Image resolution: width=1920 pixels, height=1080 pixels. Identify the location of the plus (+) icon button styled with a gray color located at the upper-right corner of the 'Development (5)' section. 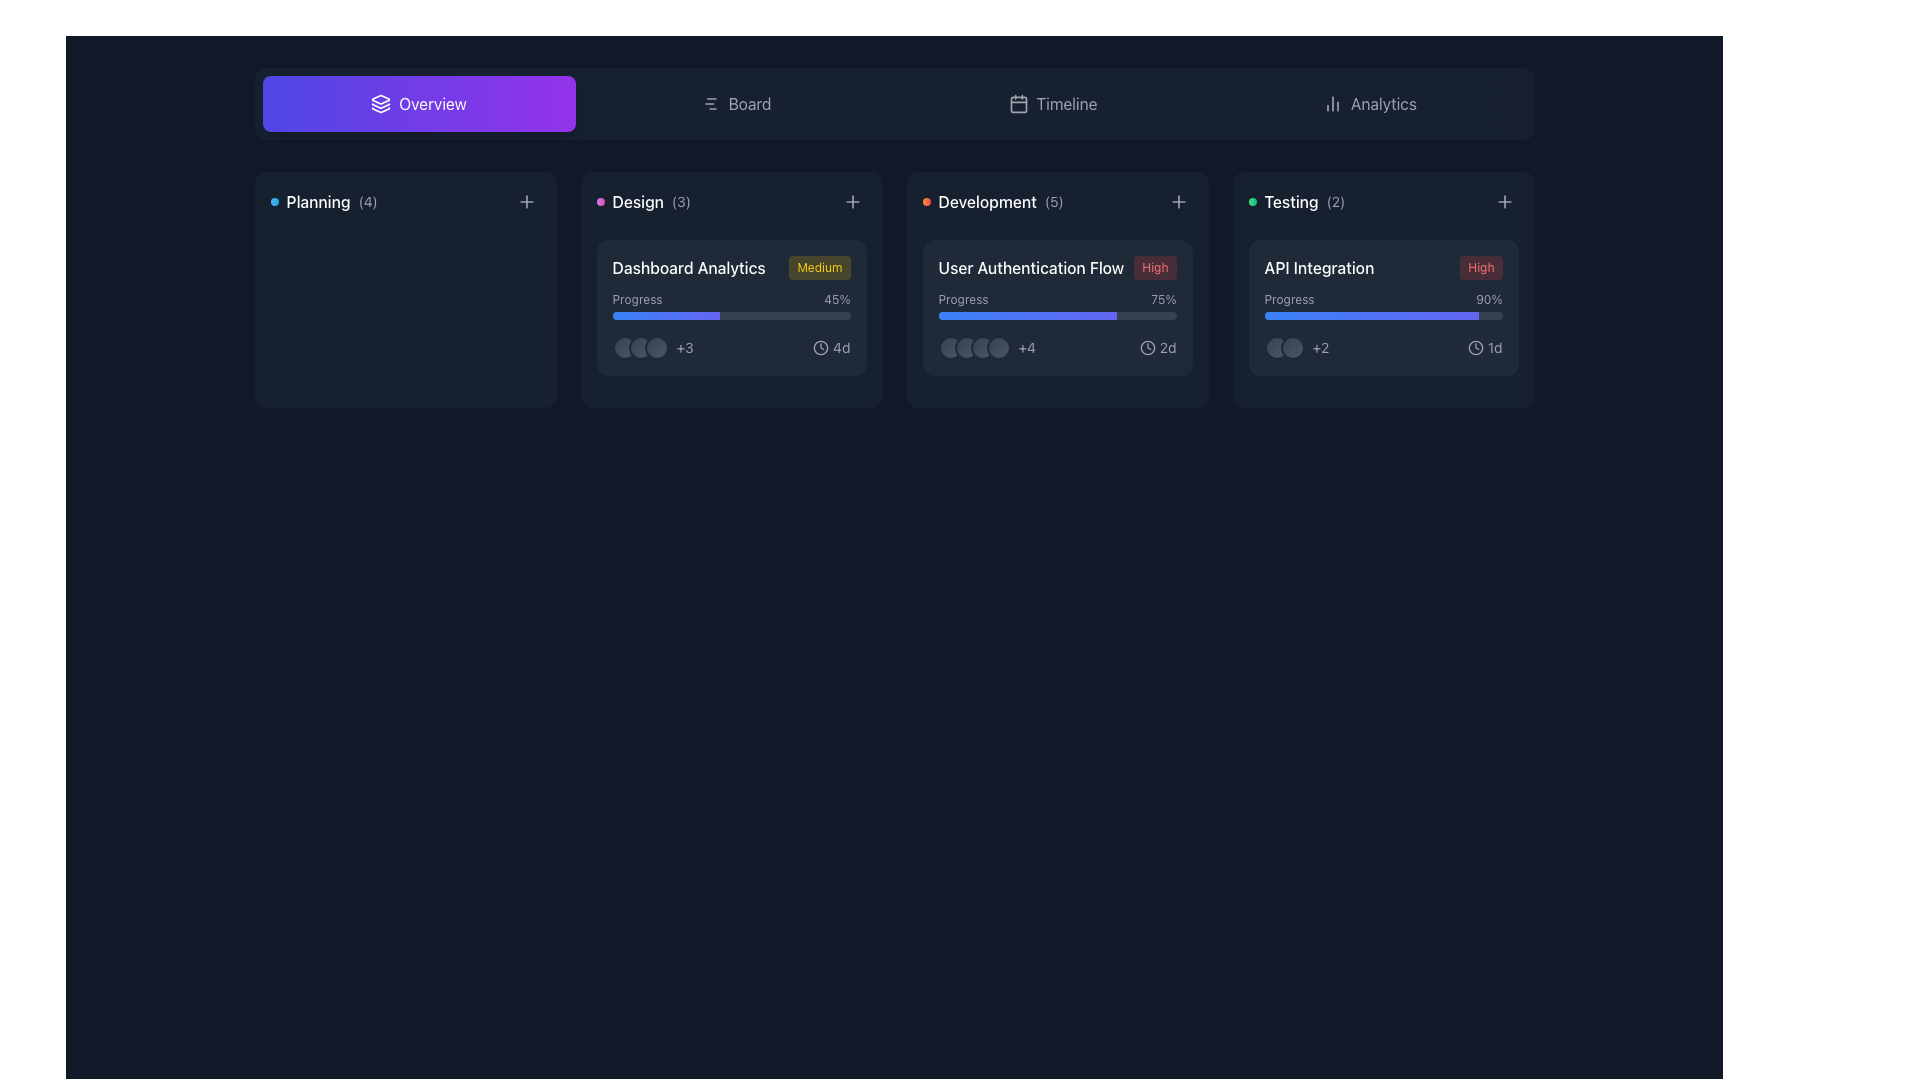
(1178, 201).